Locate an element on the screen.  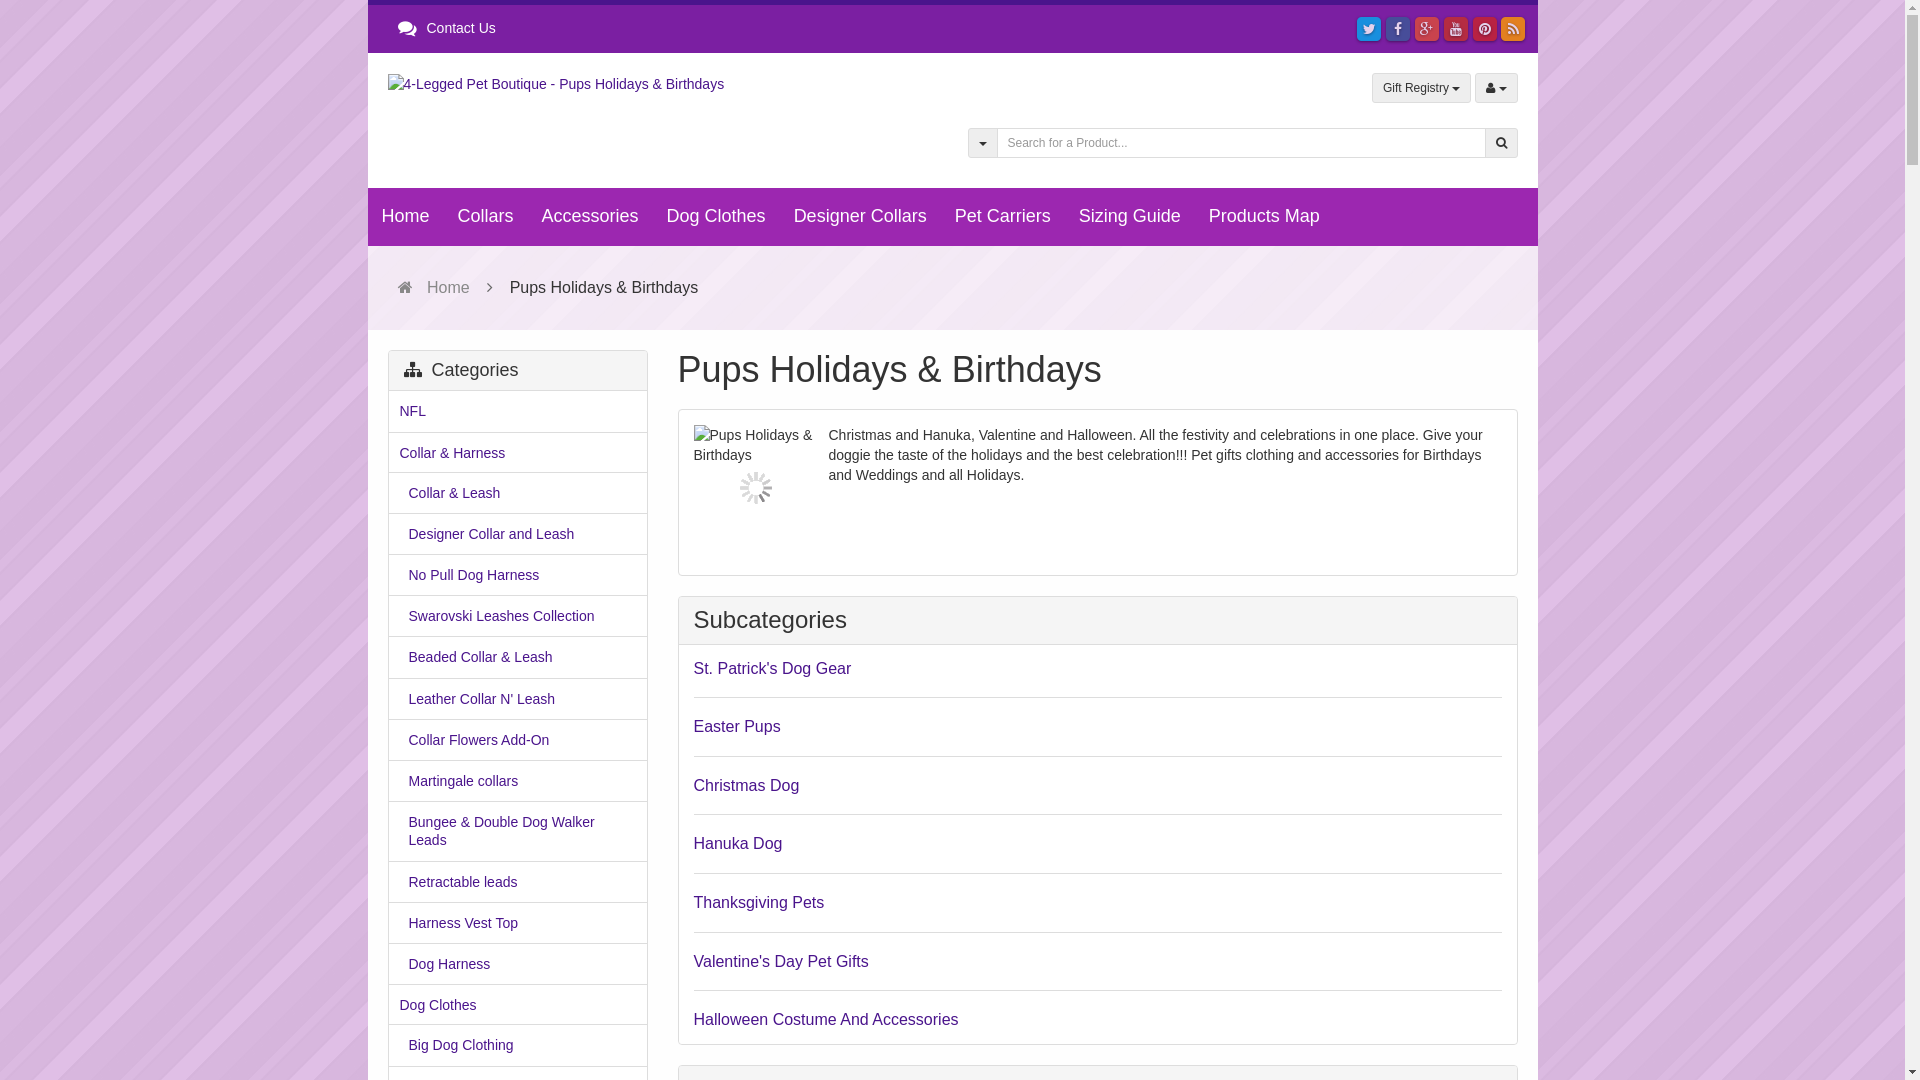
'Collar & Harness' is located at coordinates (388, 452).